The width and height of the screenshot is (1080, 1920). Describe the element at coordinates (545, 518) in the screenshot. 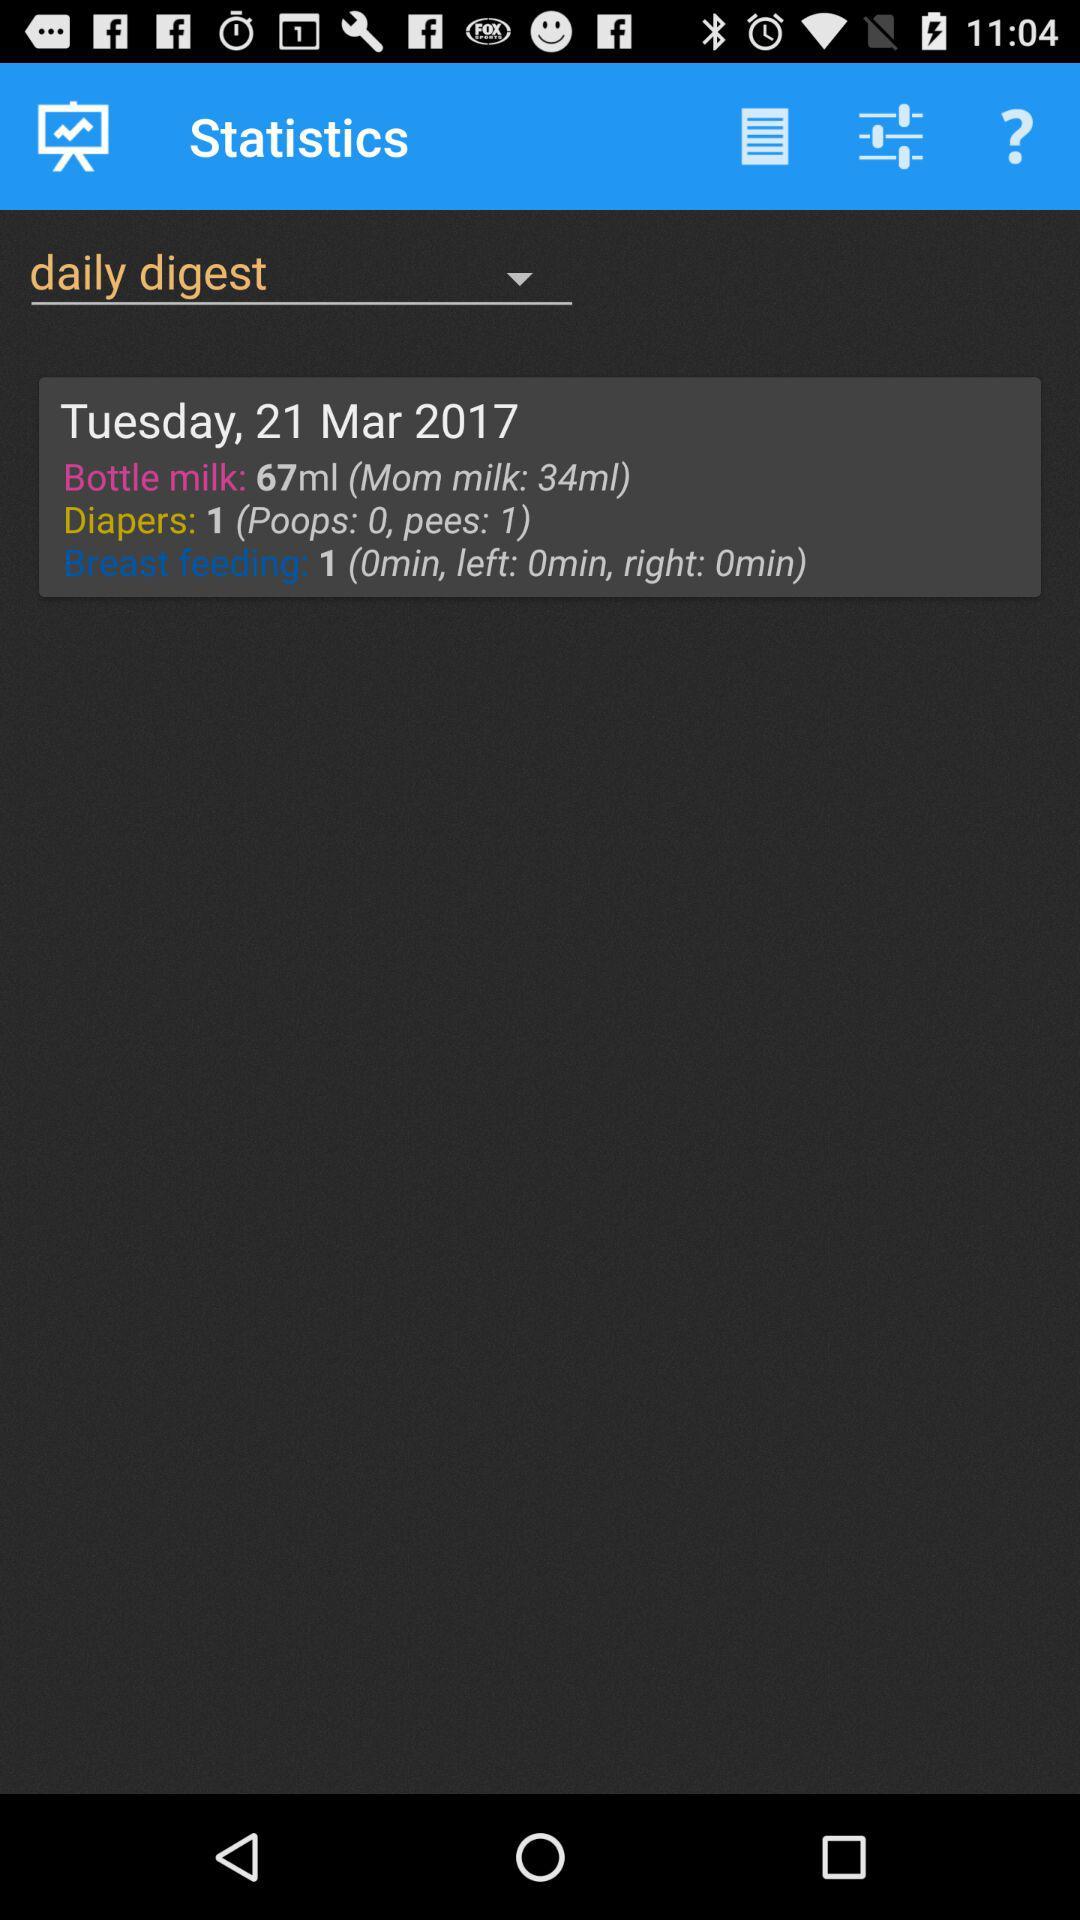

I see `item at the top` at that location.